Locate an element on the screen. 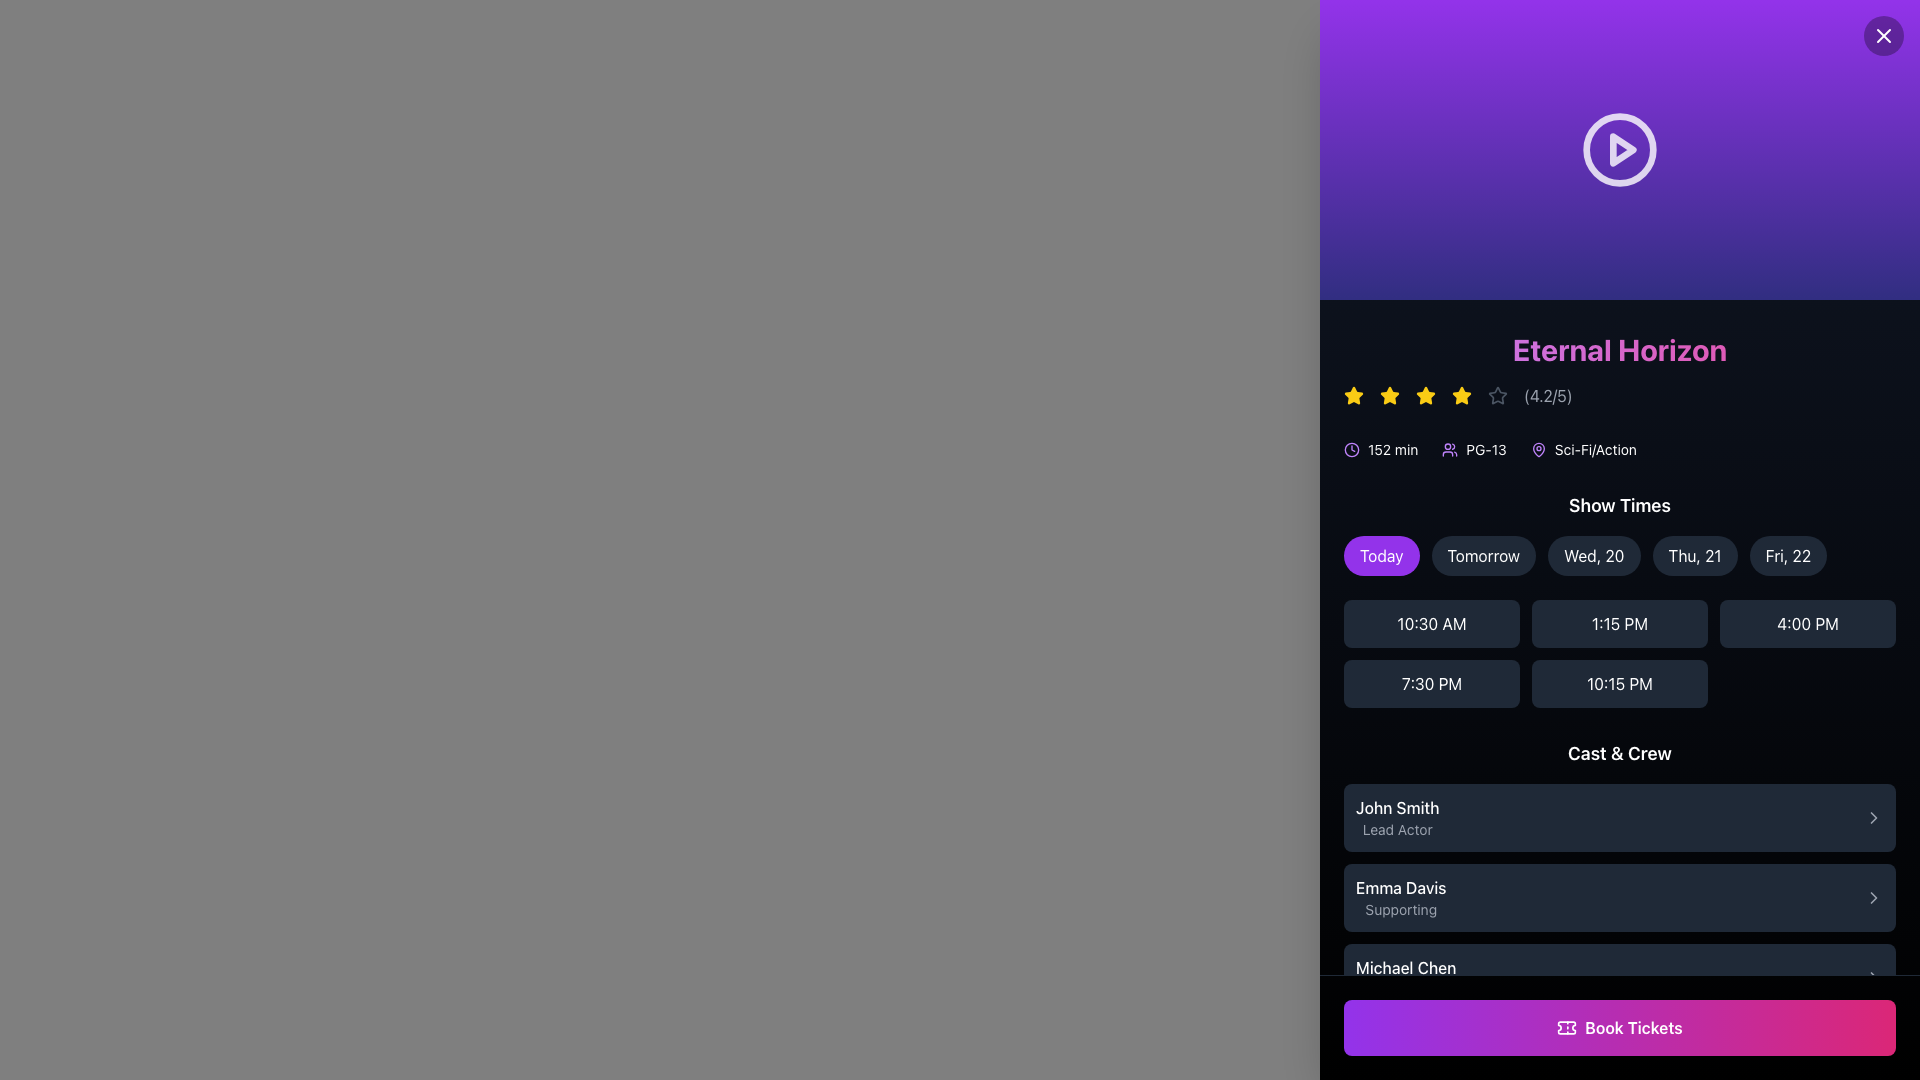 This screenshot has width=1920, height=1080. name displayed in the text label showing 'Michael Chen', which is styled with a medium-weight font and is located above the 'Director' label in the 'Cast & Crew' section is located at coordinates (1405, 967).